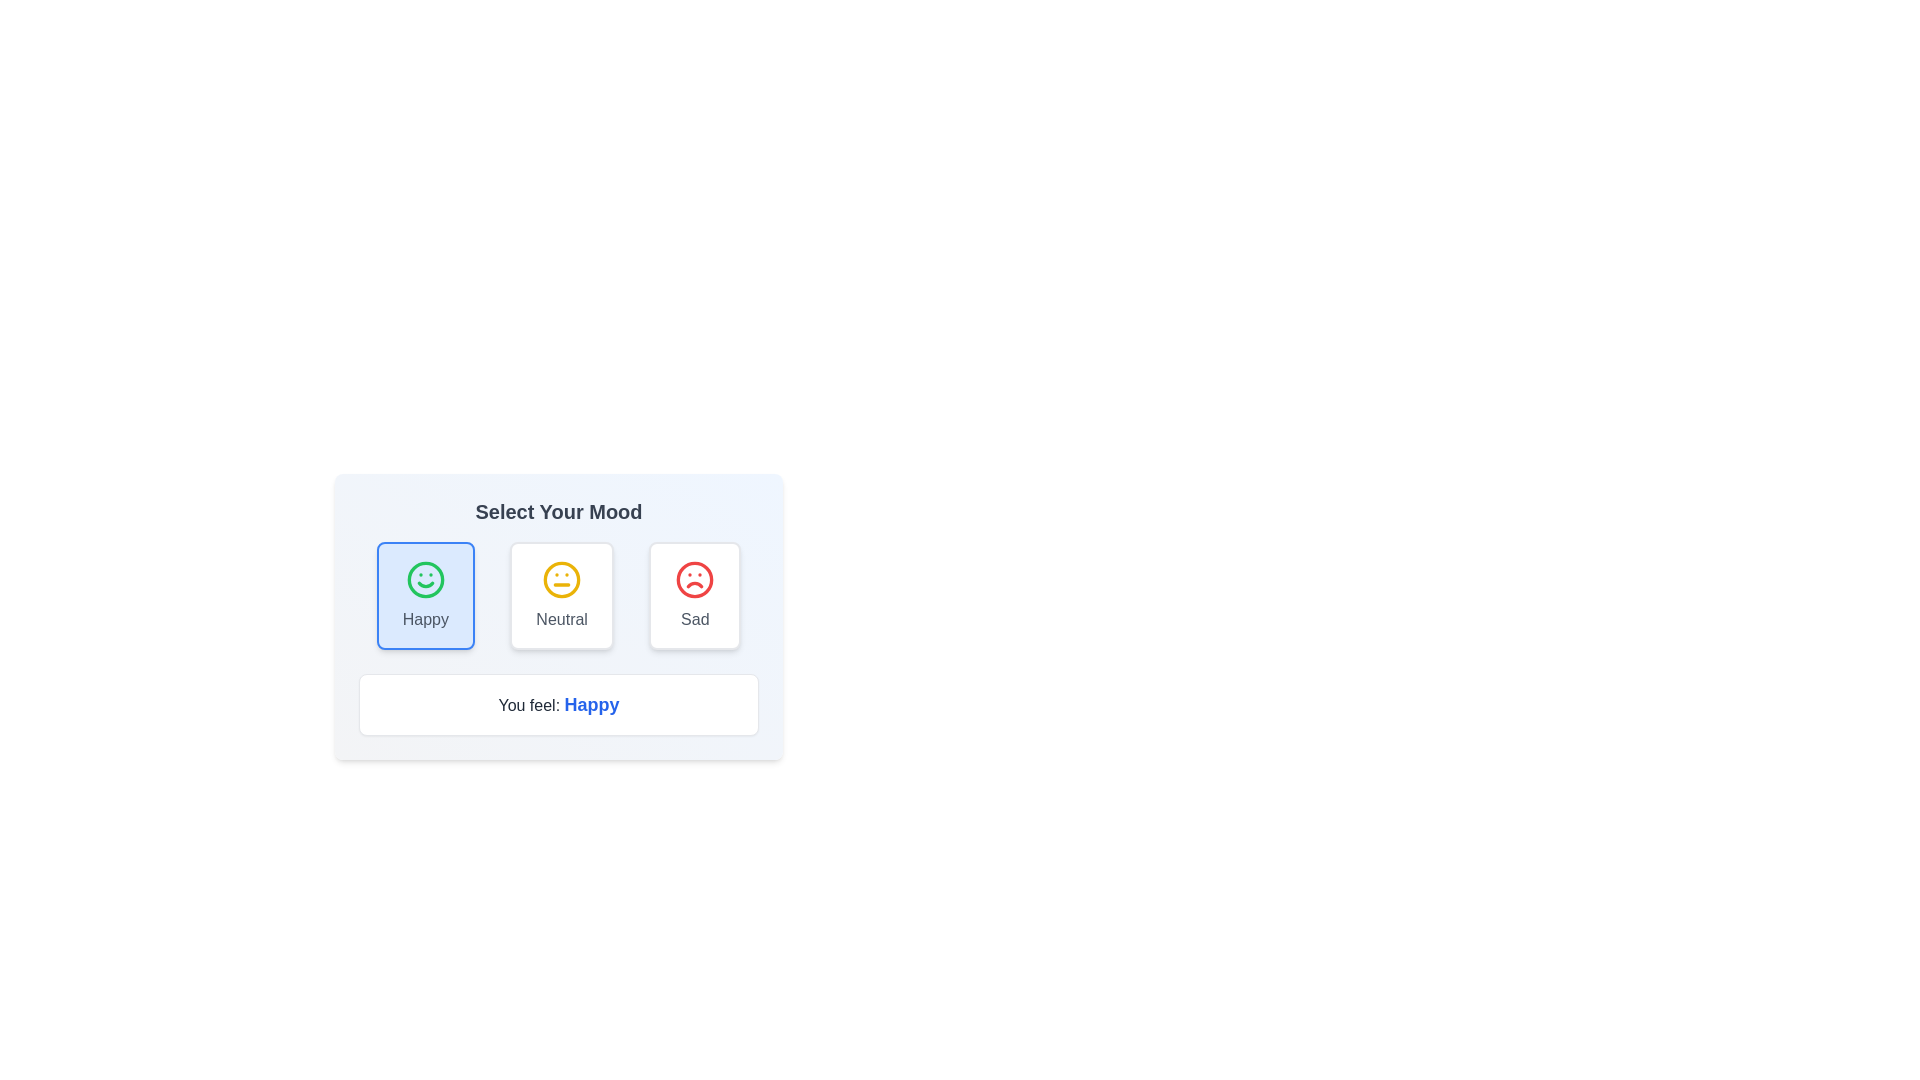  I want to click on the 'Sad' mood selection button, so click(695, 595).